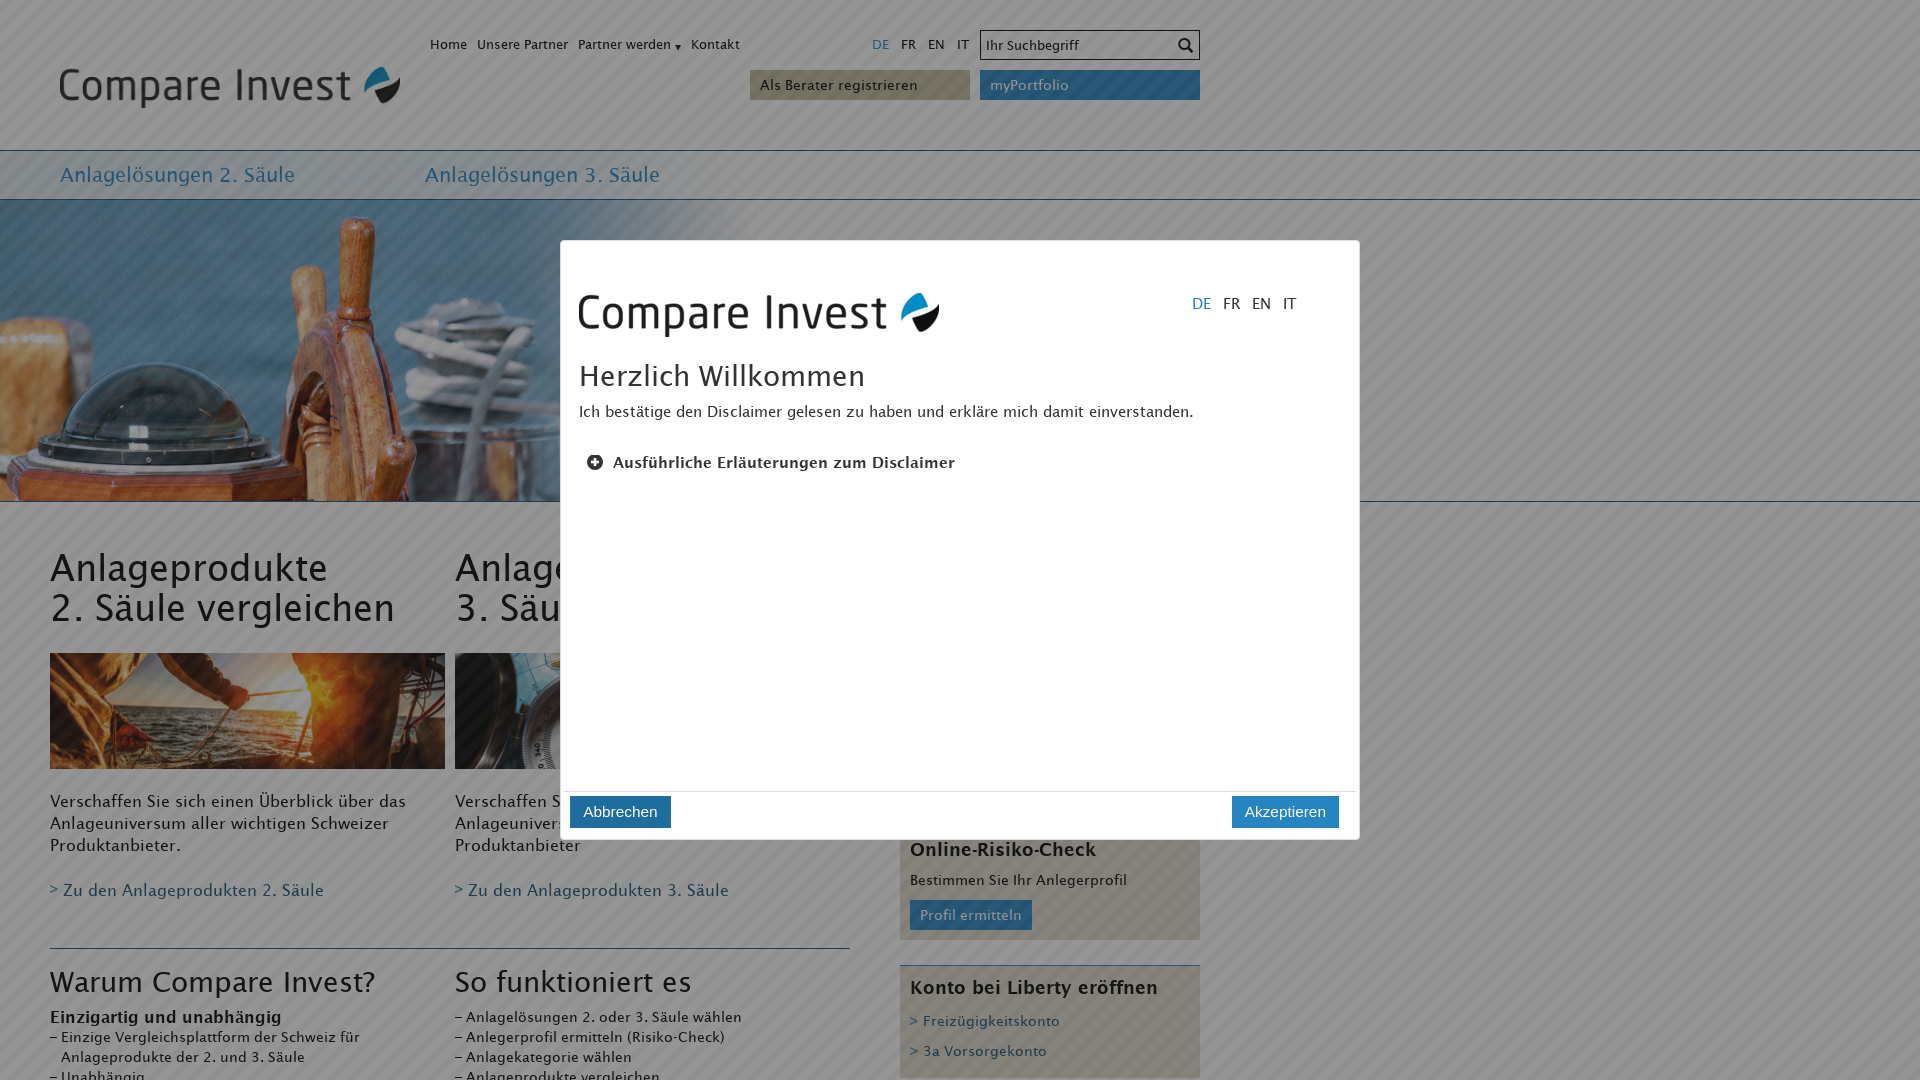 Image resolution: width=1920 pixels, height=1080 pixels. I want to click on 'Home', so click(447, 44).